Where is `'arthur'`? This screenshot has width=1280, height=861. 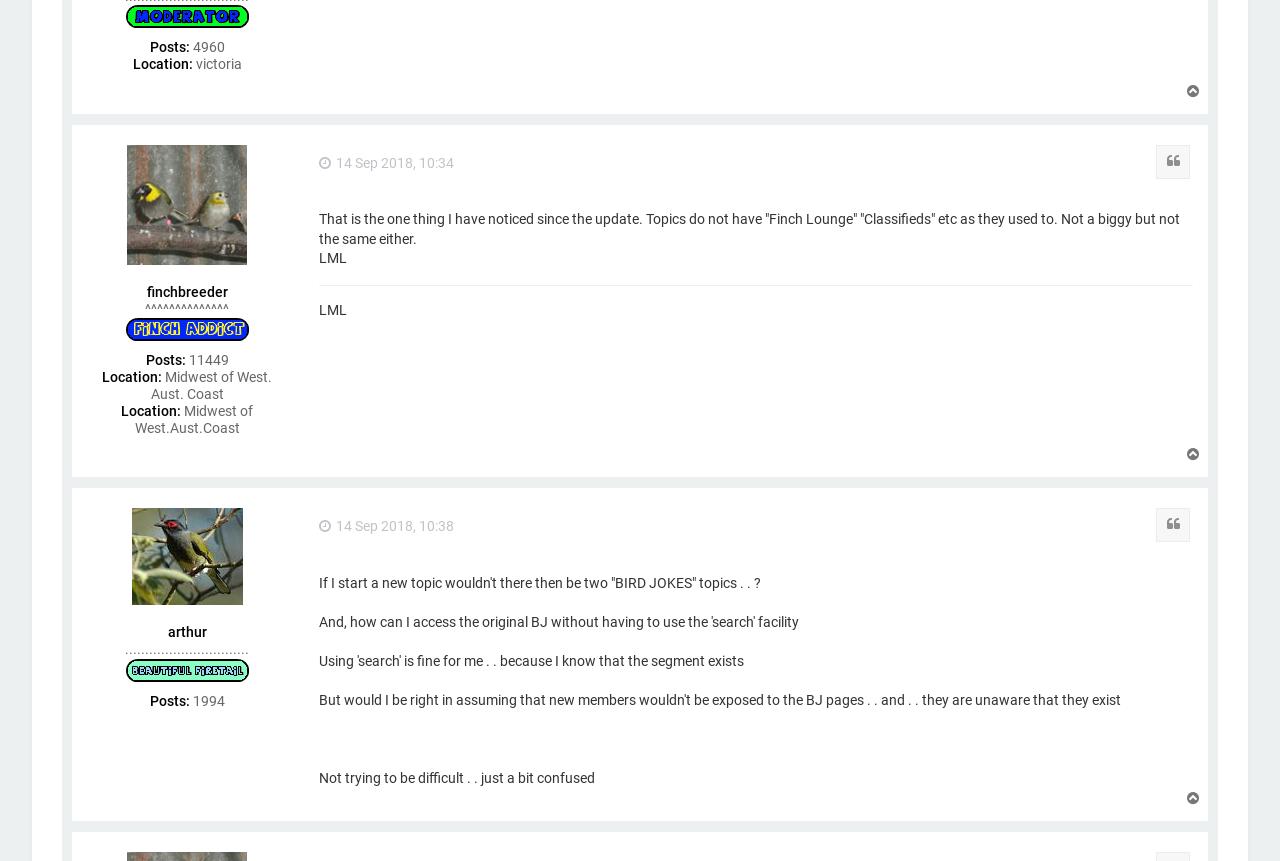
'arthur' is located at coordinates (167, 631).